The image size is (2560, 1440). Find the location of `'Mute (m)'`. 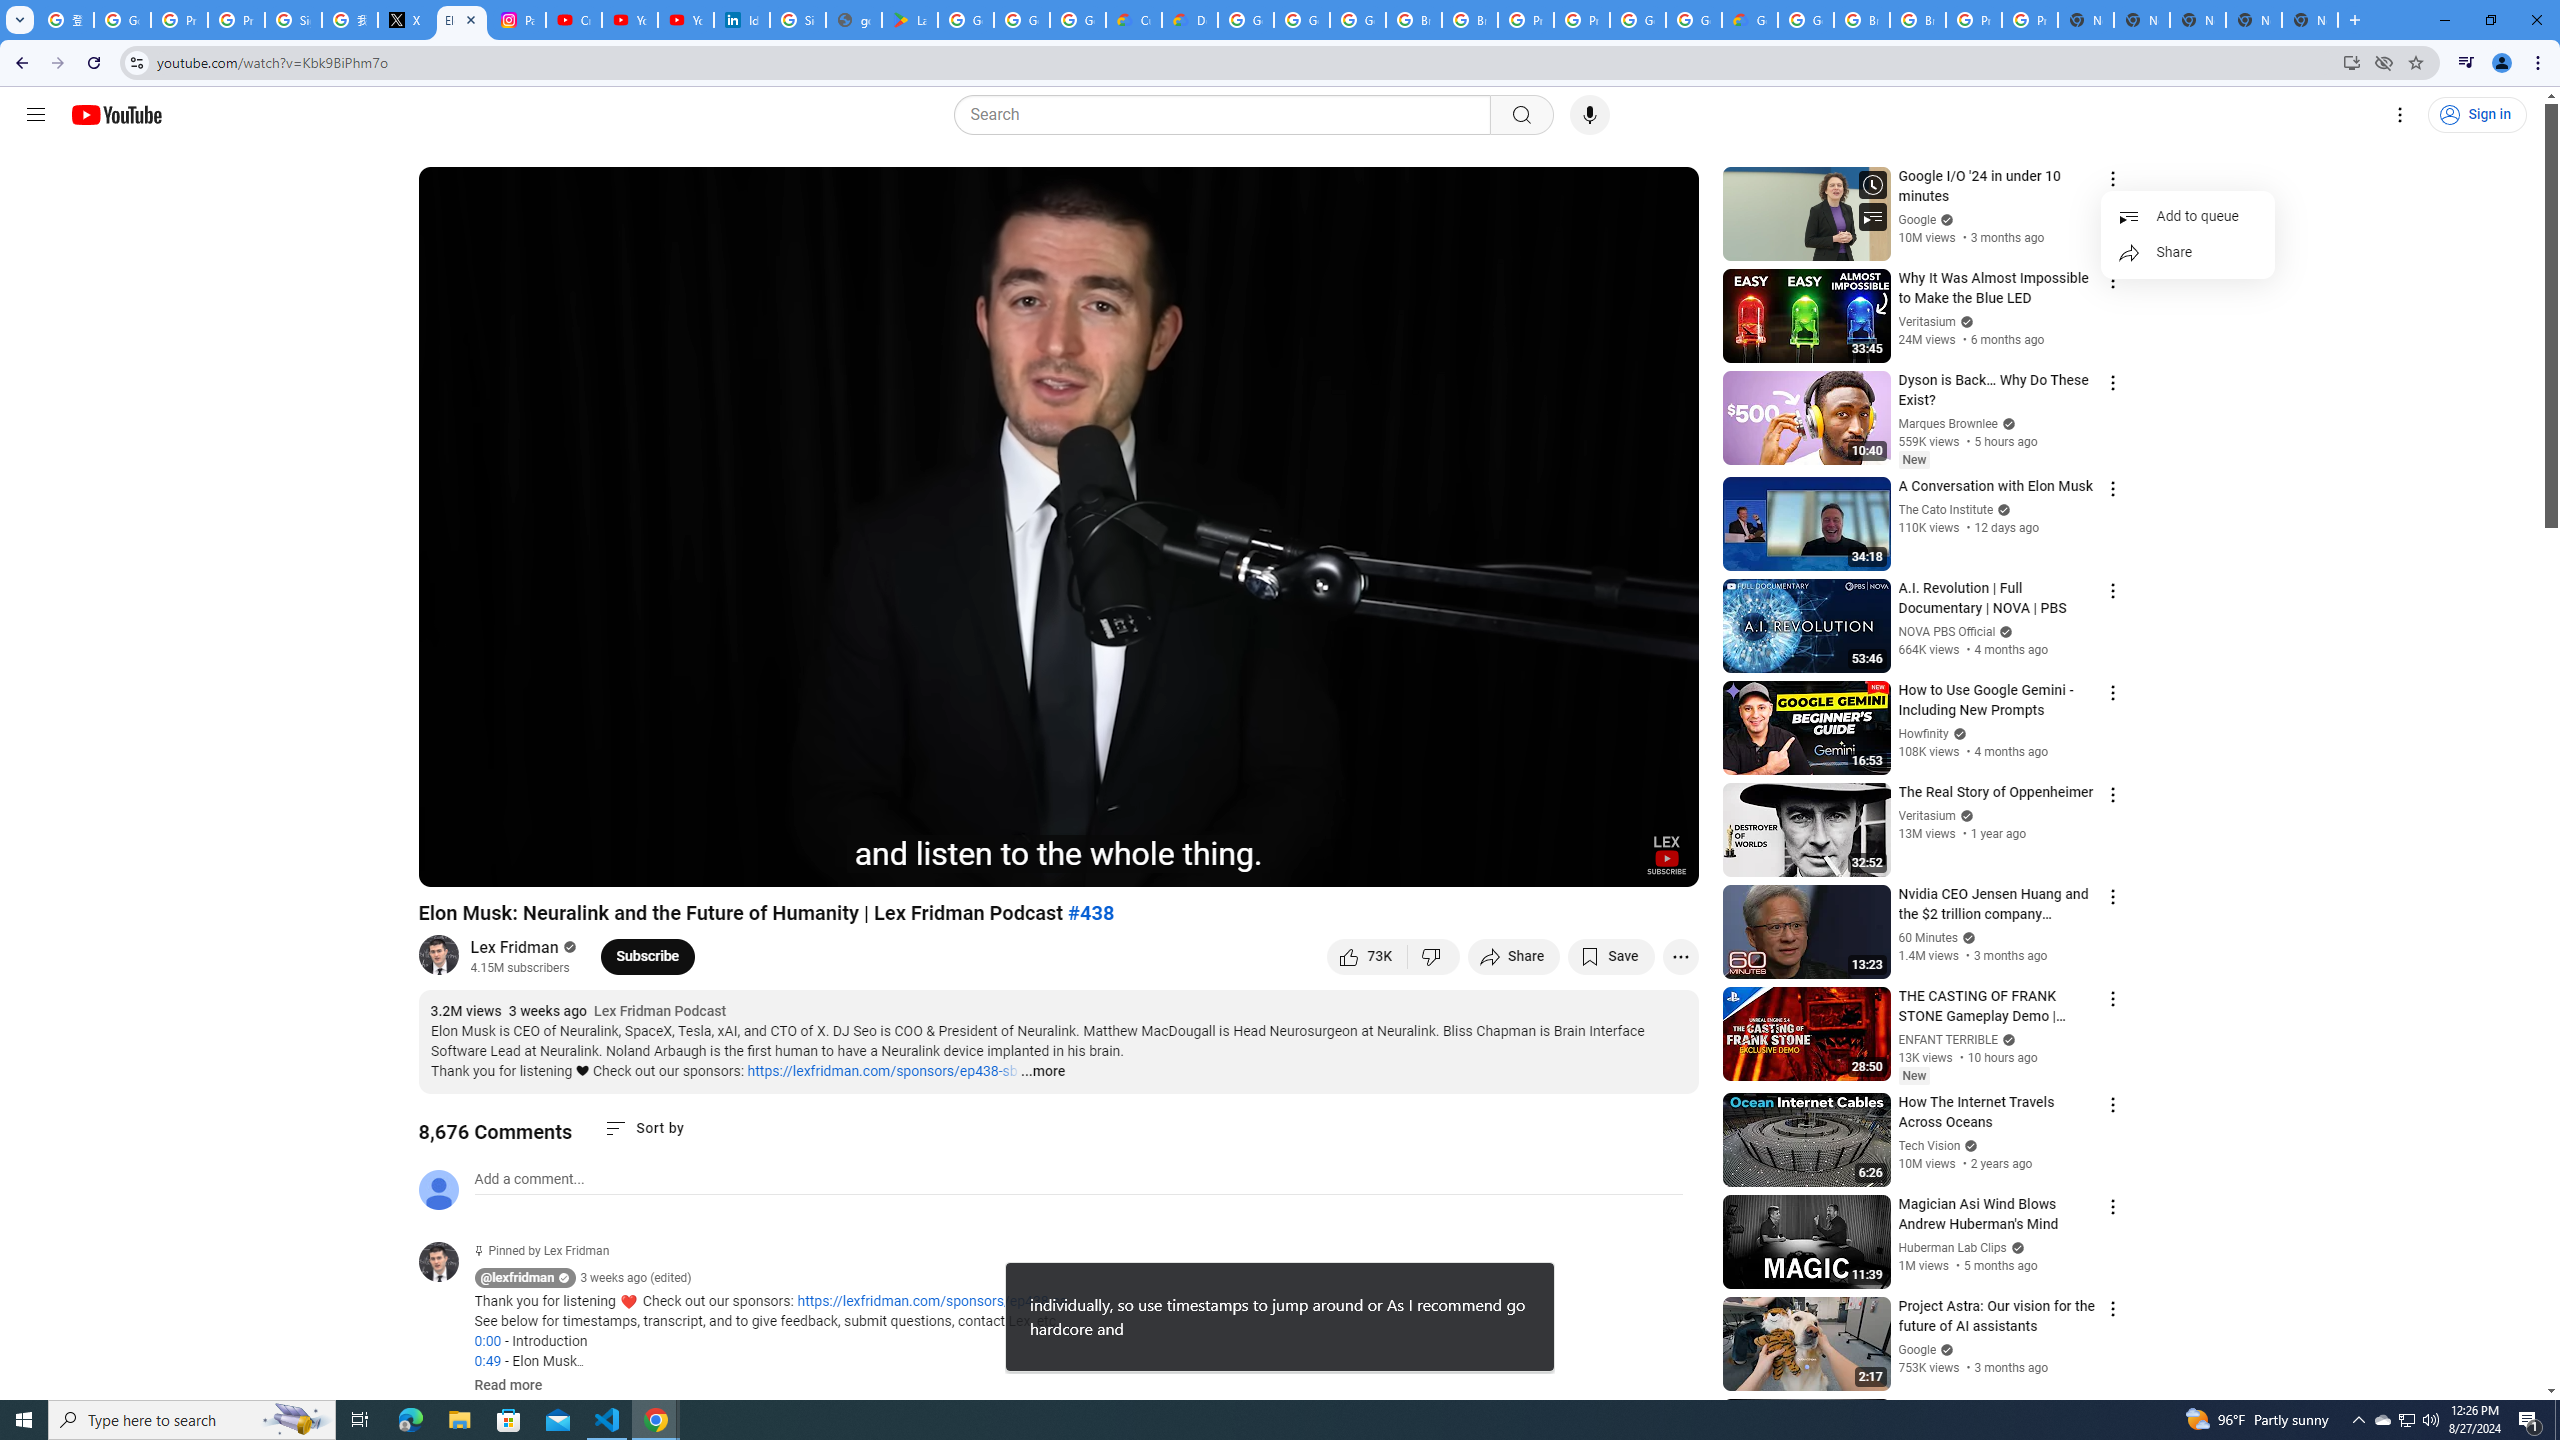

'Mute (m)' is located at coordinates (549, 862).